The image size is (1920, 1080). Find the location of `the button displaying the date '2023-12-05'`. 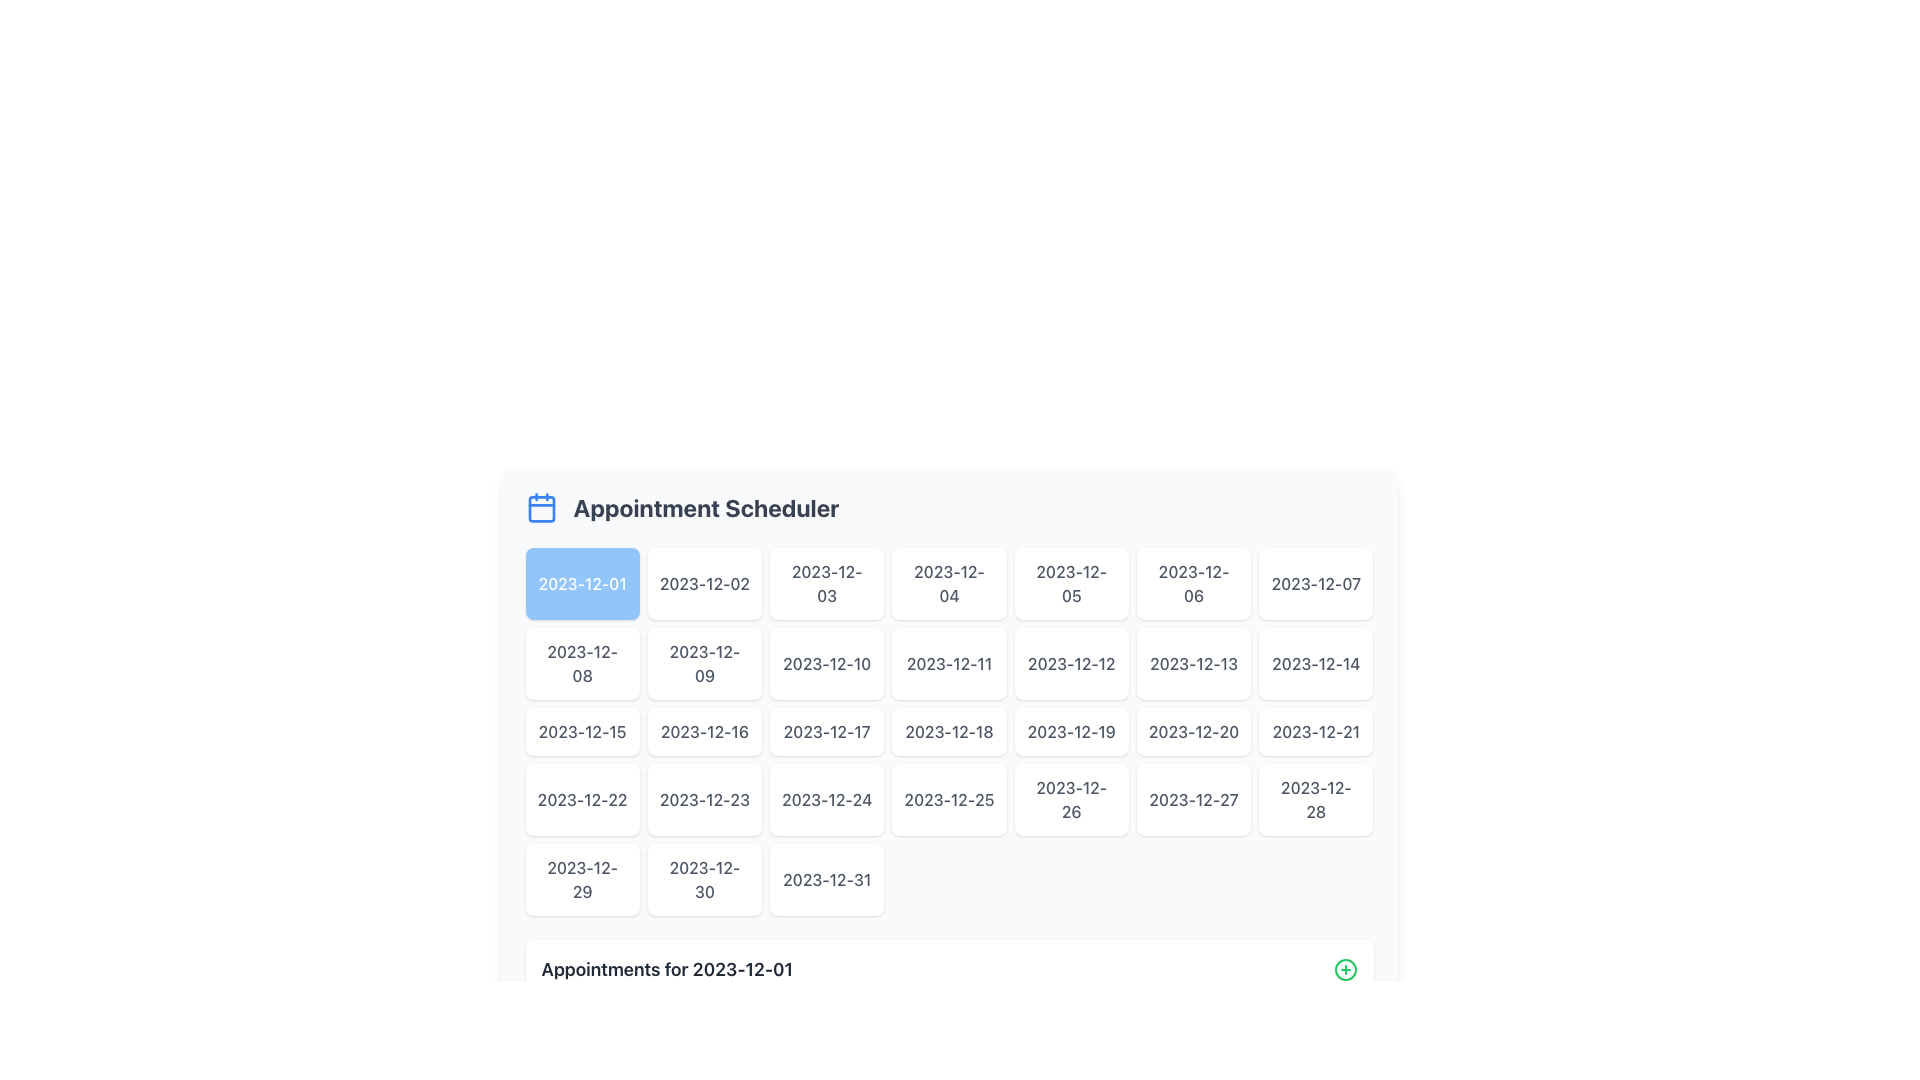

the button displaying the date '2023-12-05' is located at coordinates (1070, 583).